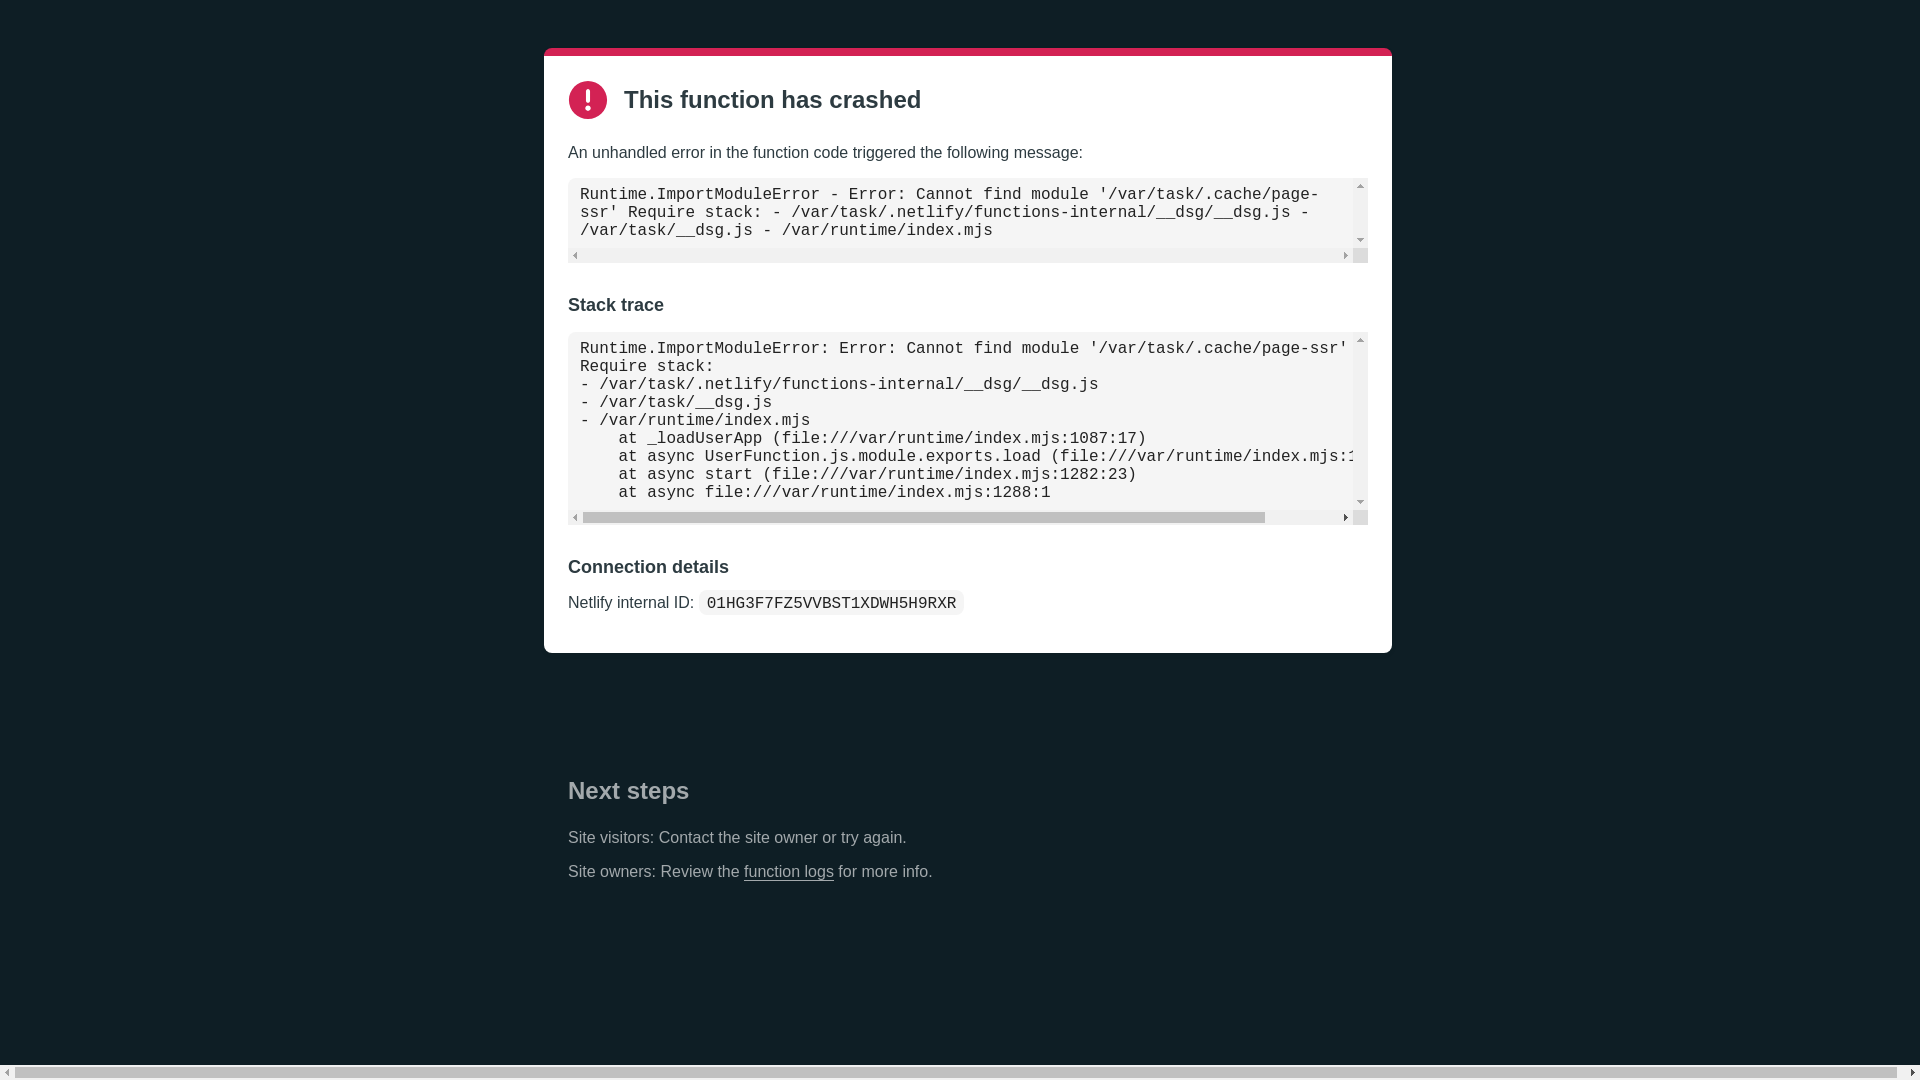 Image resolution: width=1920 pixels, height=1080 pixels. Describe the element at coordinates (787, 870) in the screenshot. I see `'function logs'` at that location.